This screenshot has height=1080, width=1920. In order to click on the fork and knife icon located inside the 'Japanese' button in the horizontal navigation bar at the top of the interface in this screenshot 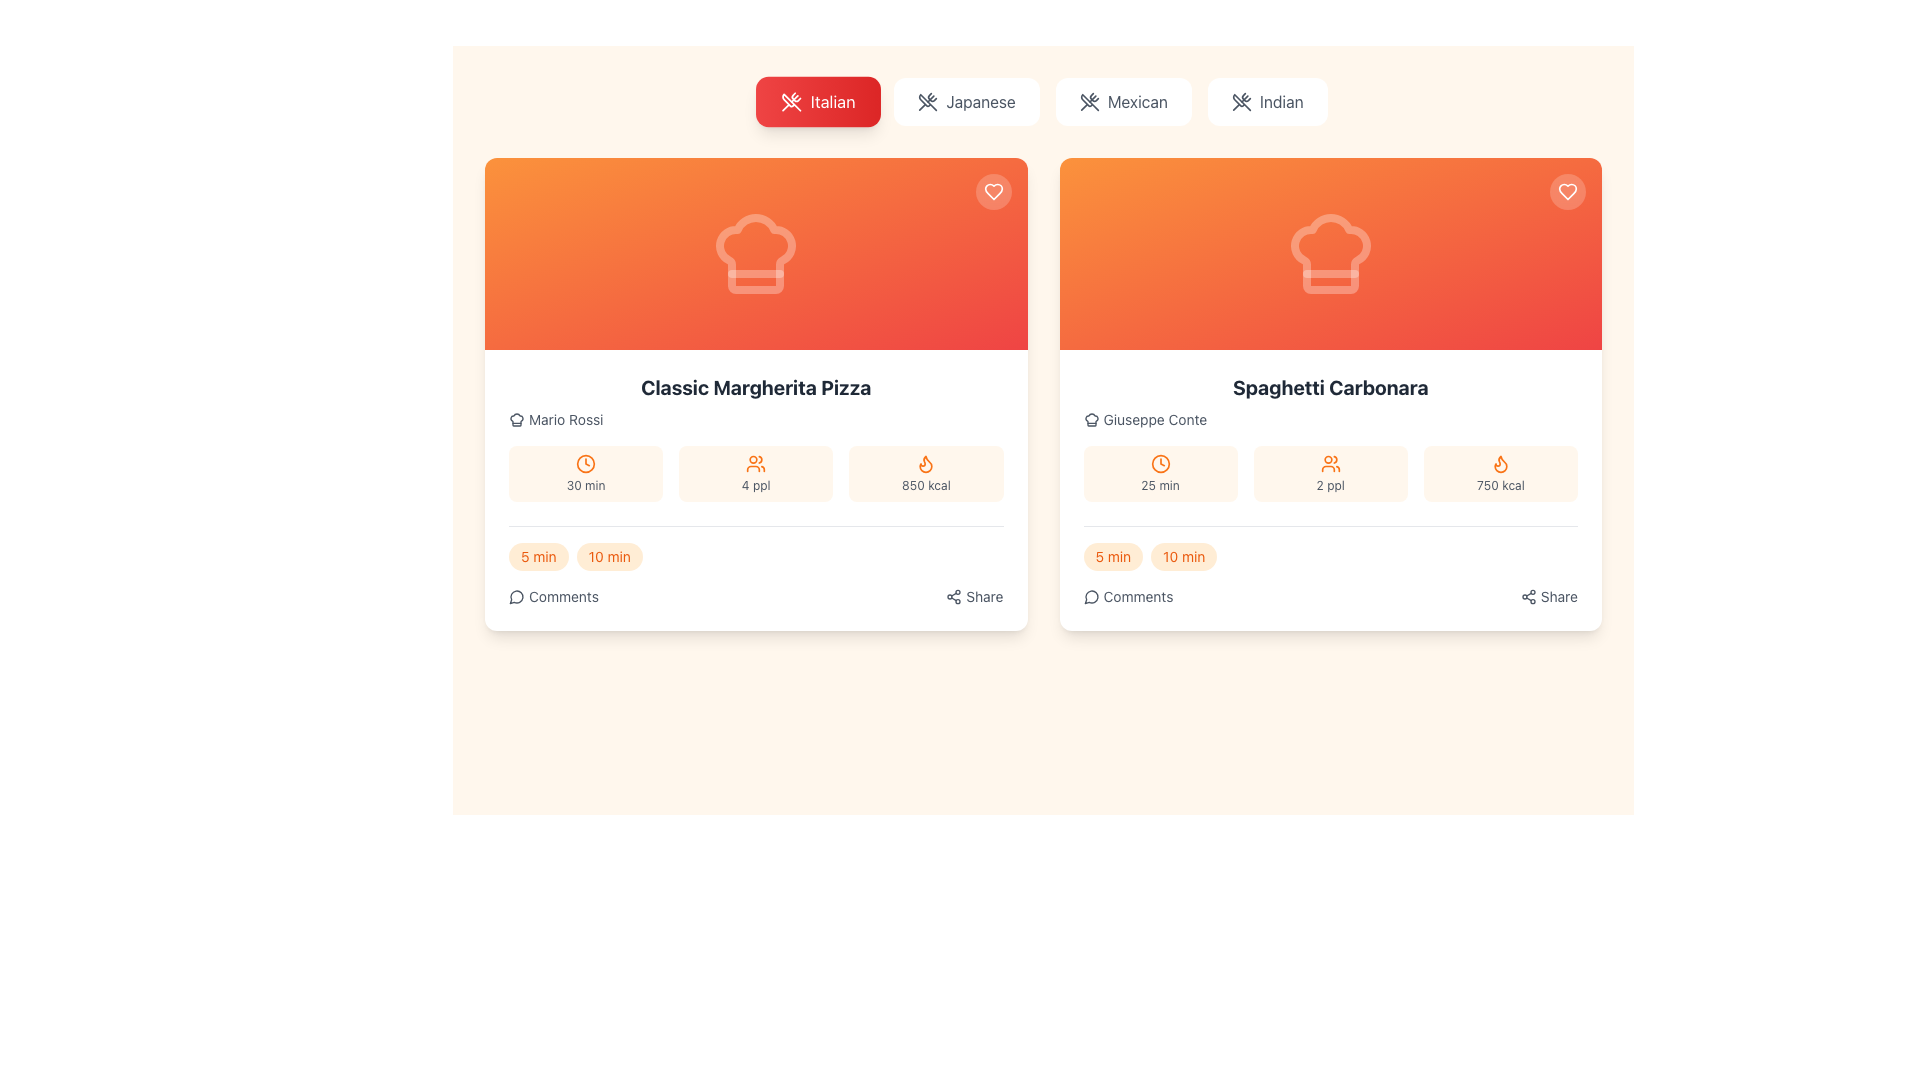, I will do `click(927, 101)`.